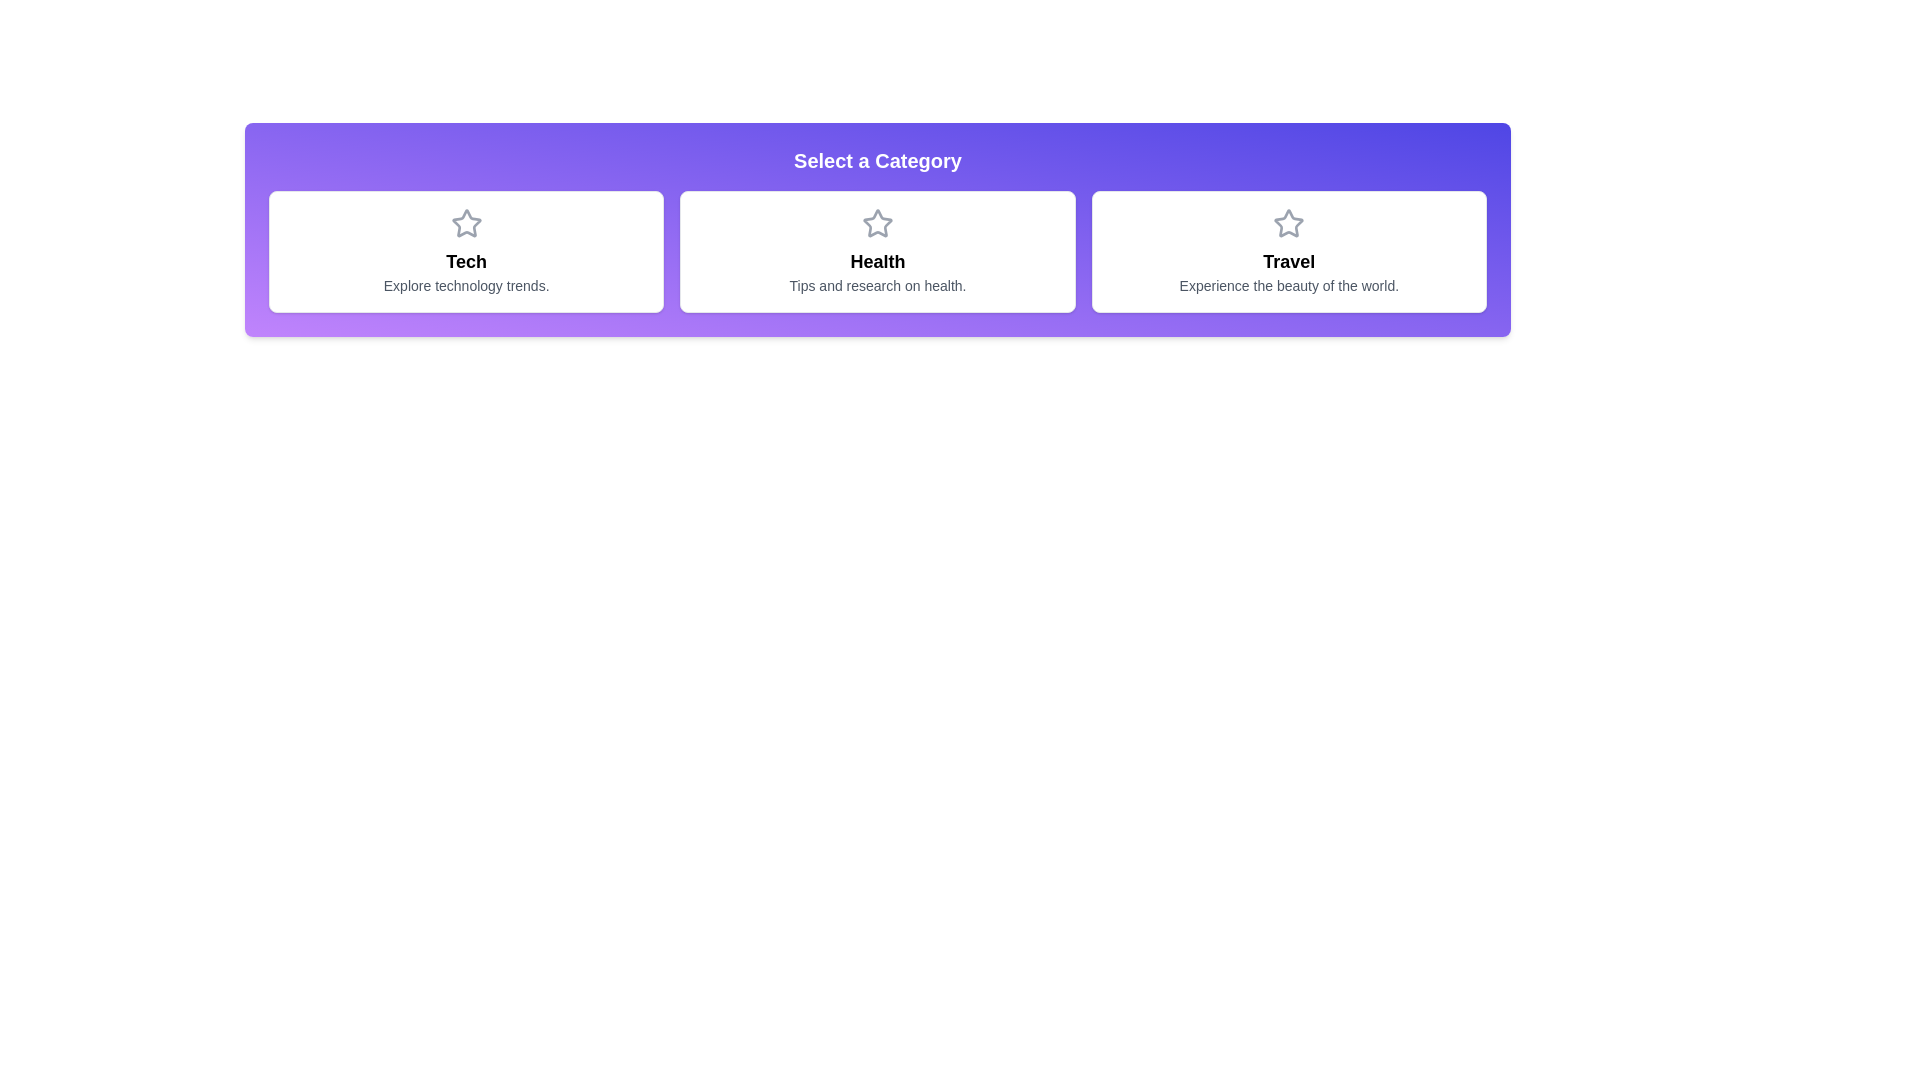 The image size is (1920, 1080). What do you see at coordinates (465, 272) in the screenshot?
I see `the text block that provides a heading and descriptive text for the 'Tech' category, located in the top-left card under the 'Select a Category' section` at bounding box center [465, 272].